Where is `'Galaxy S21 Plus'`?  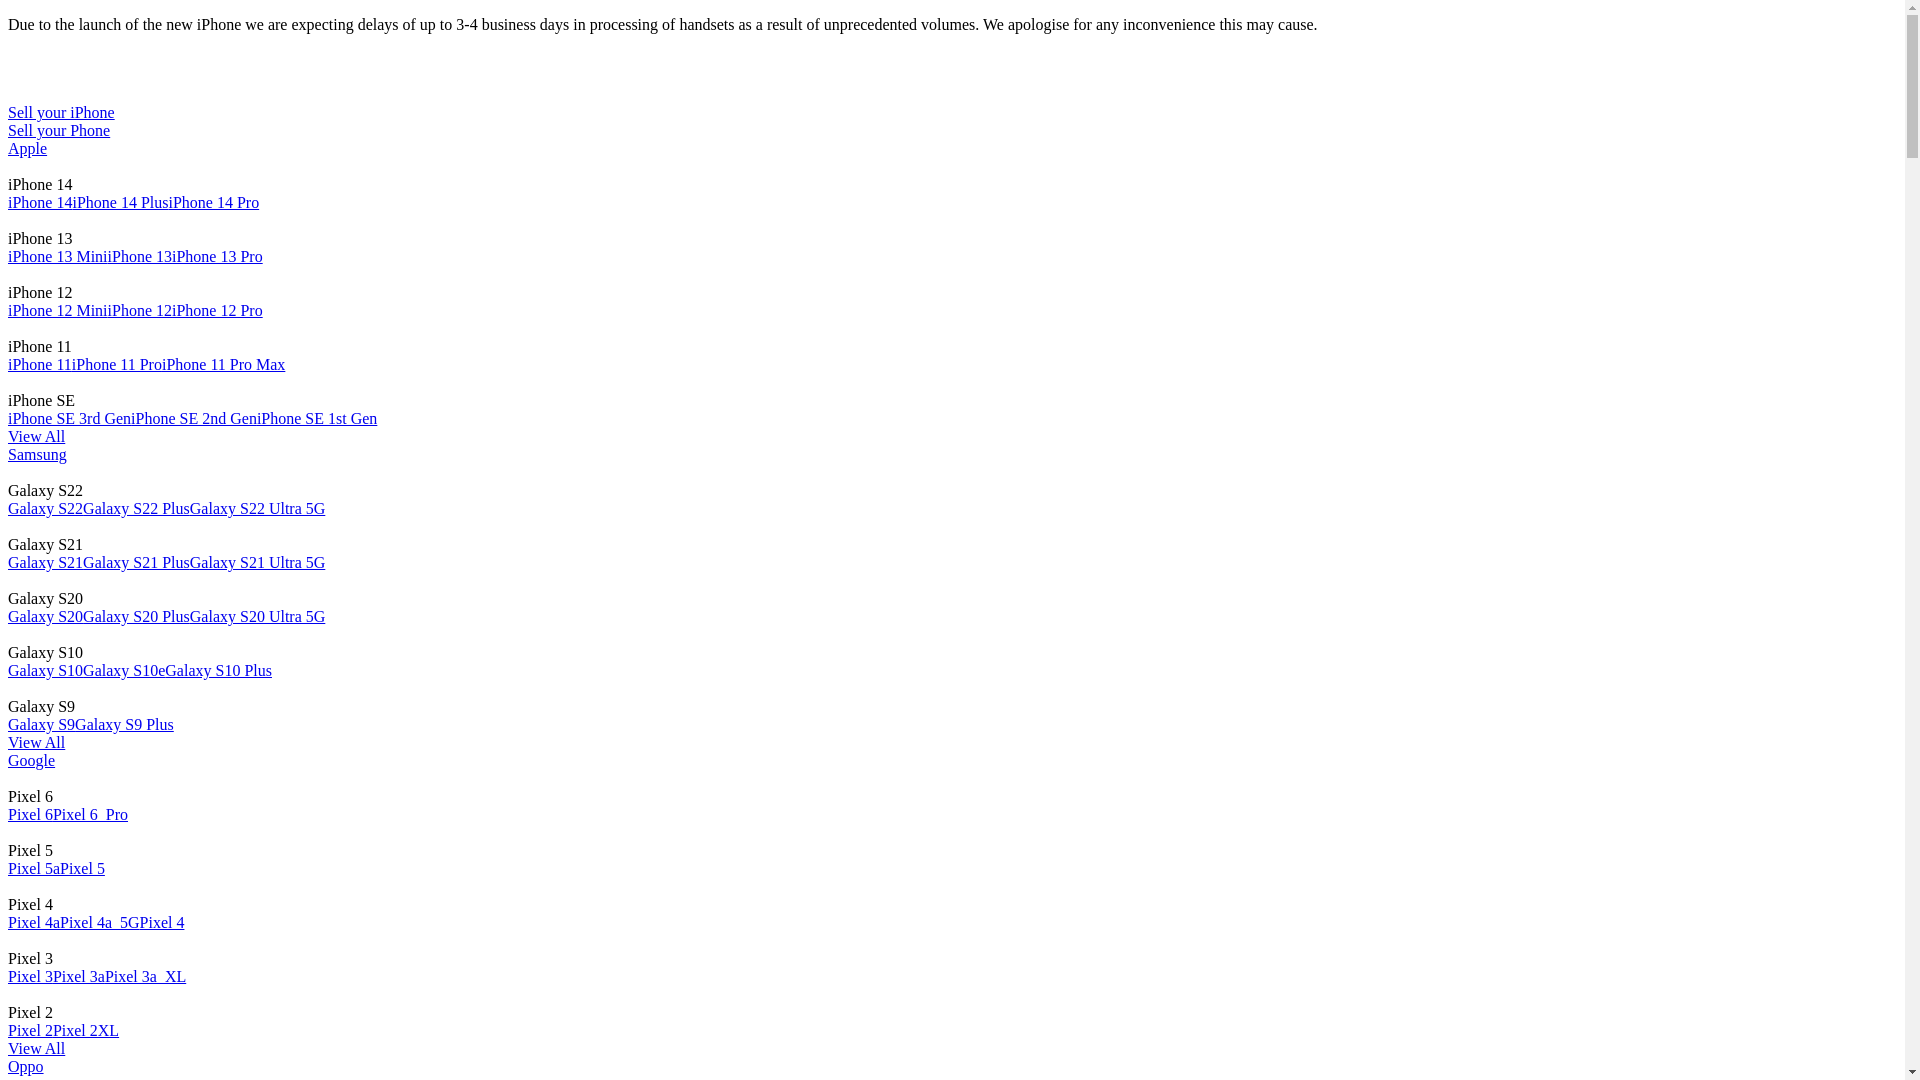 'Galaxy S21 Plus' is located at coordinates (135, 562).